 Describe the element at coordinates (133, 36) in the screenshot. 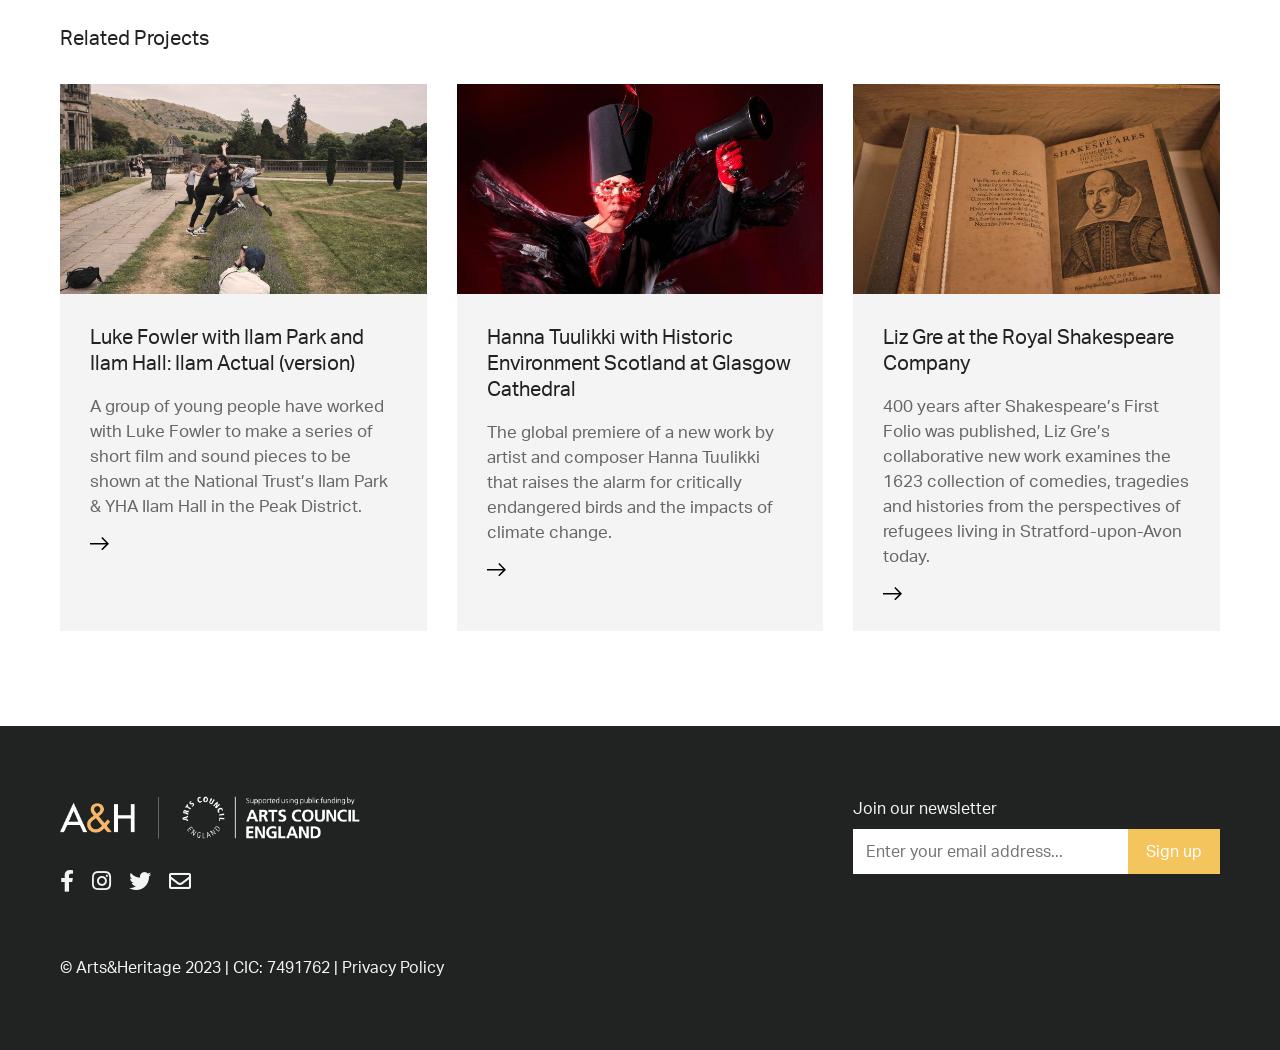

I see `'Related Projects'` at that location.